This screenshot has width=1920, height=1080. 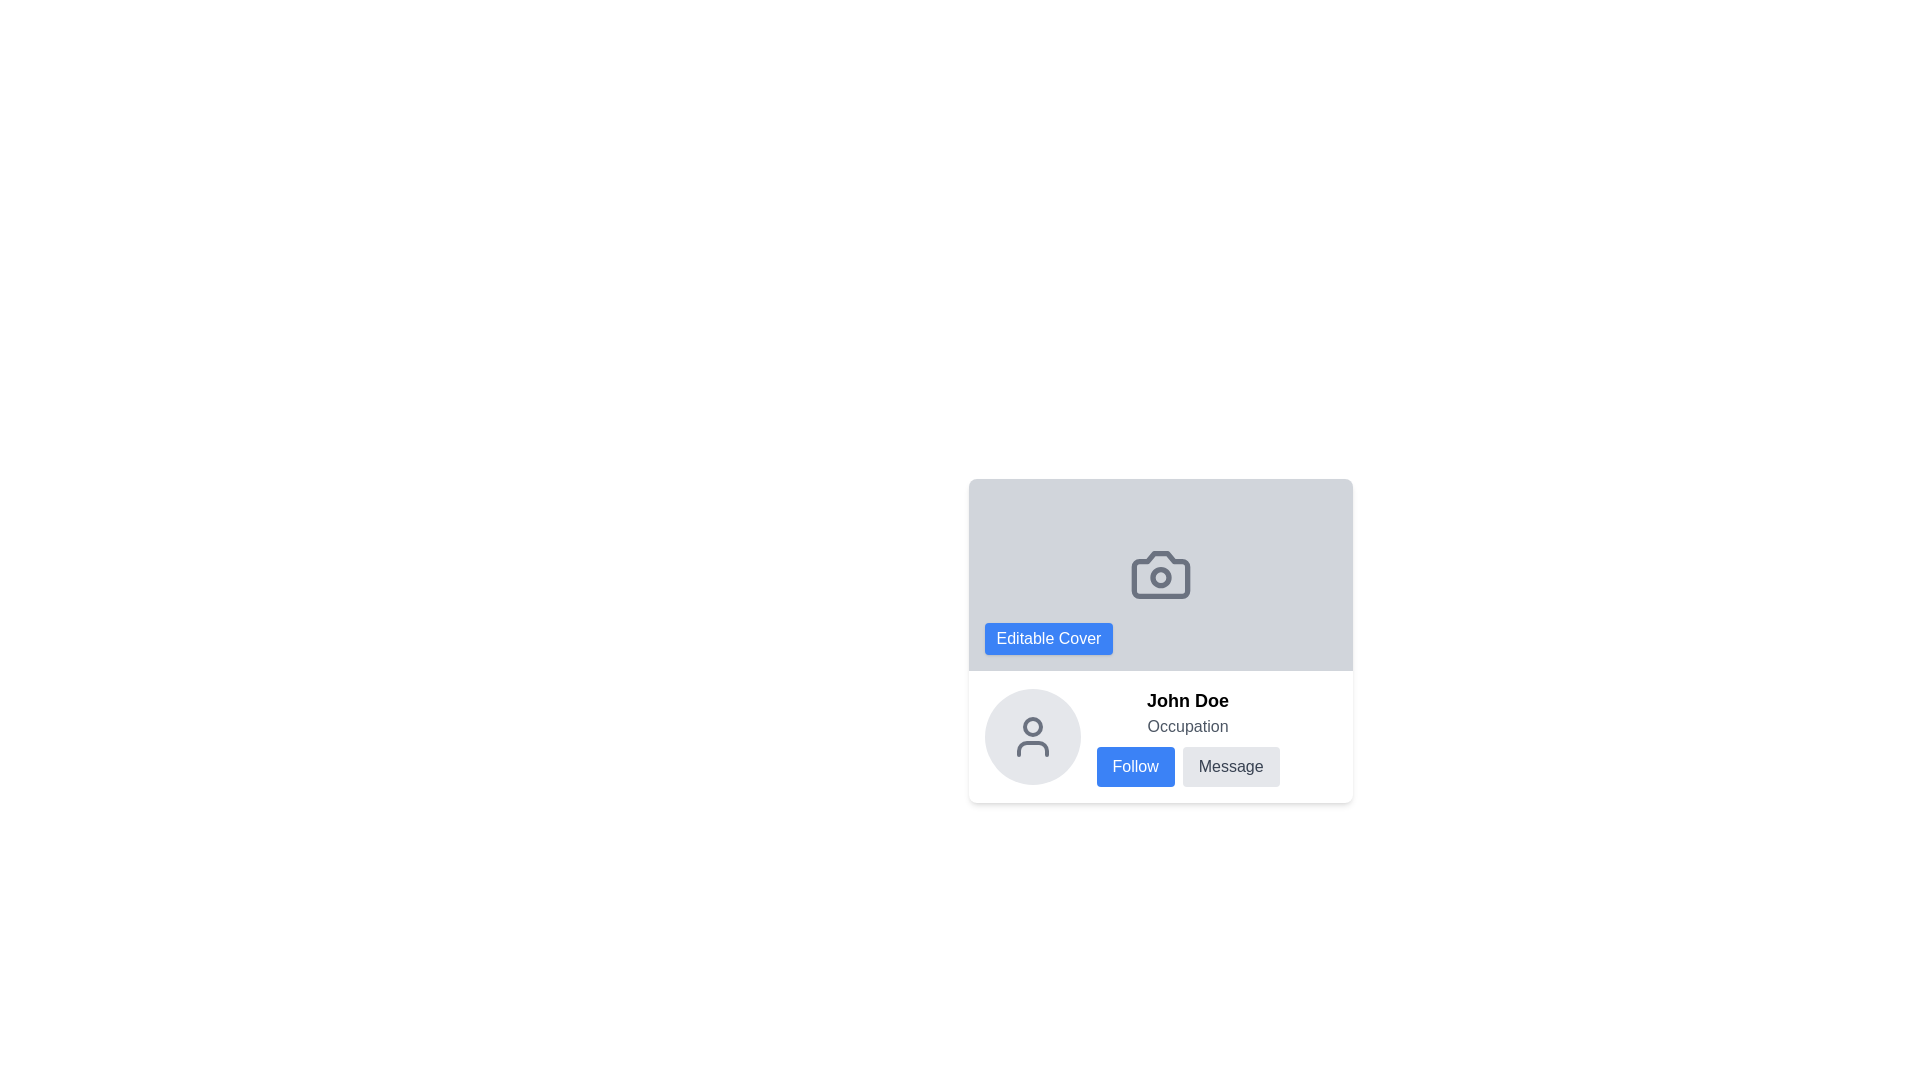 What do you see at coordinates (1135, 766) in the screenshot?
I see `the 'Follow' button located below the name and occupation details in the profile section` at bounding box center [1135, 766].